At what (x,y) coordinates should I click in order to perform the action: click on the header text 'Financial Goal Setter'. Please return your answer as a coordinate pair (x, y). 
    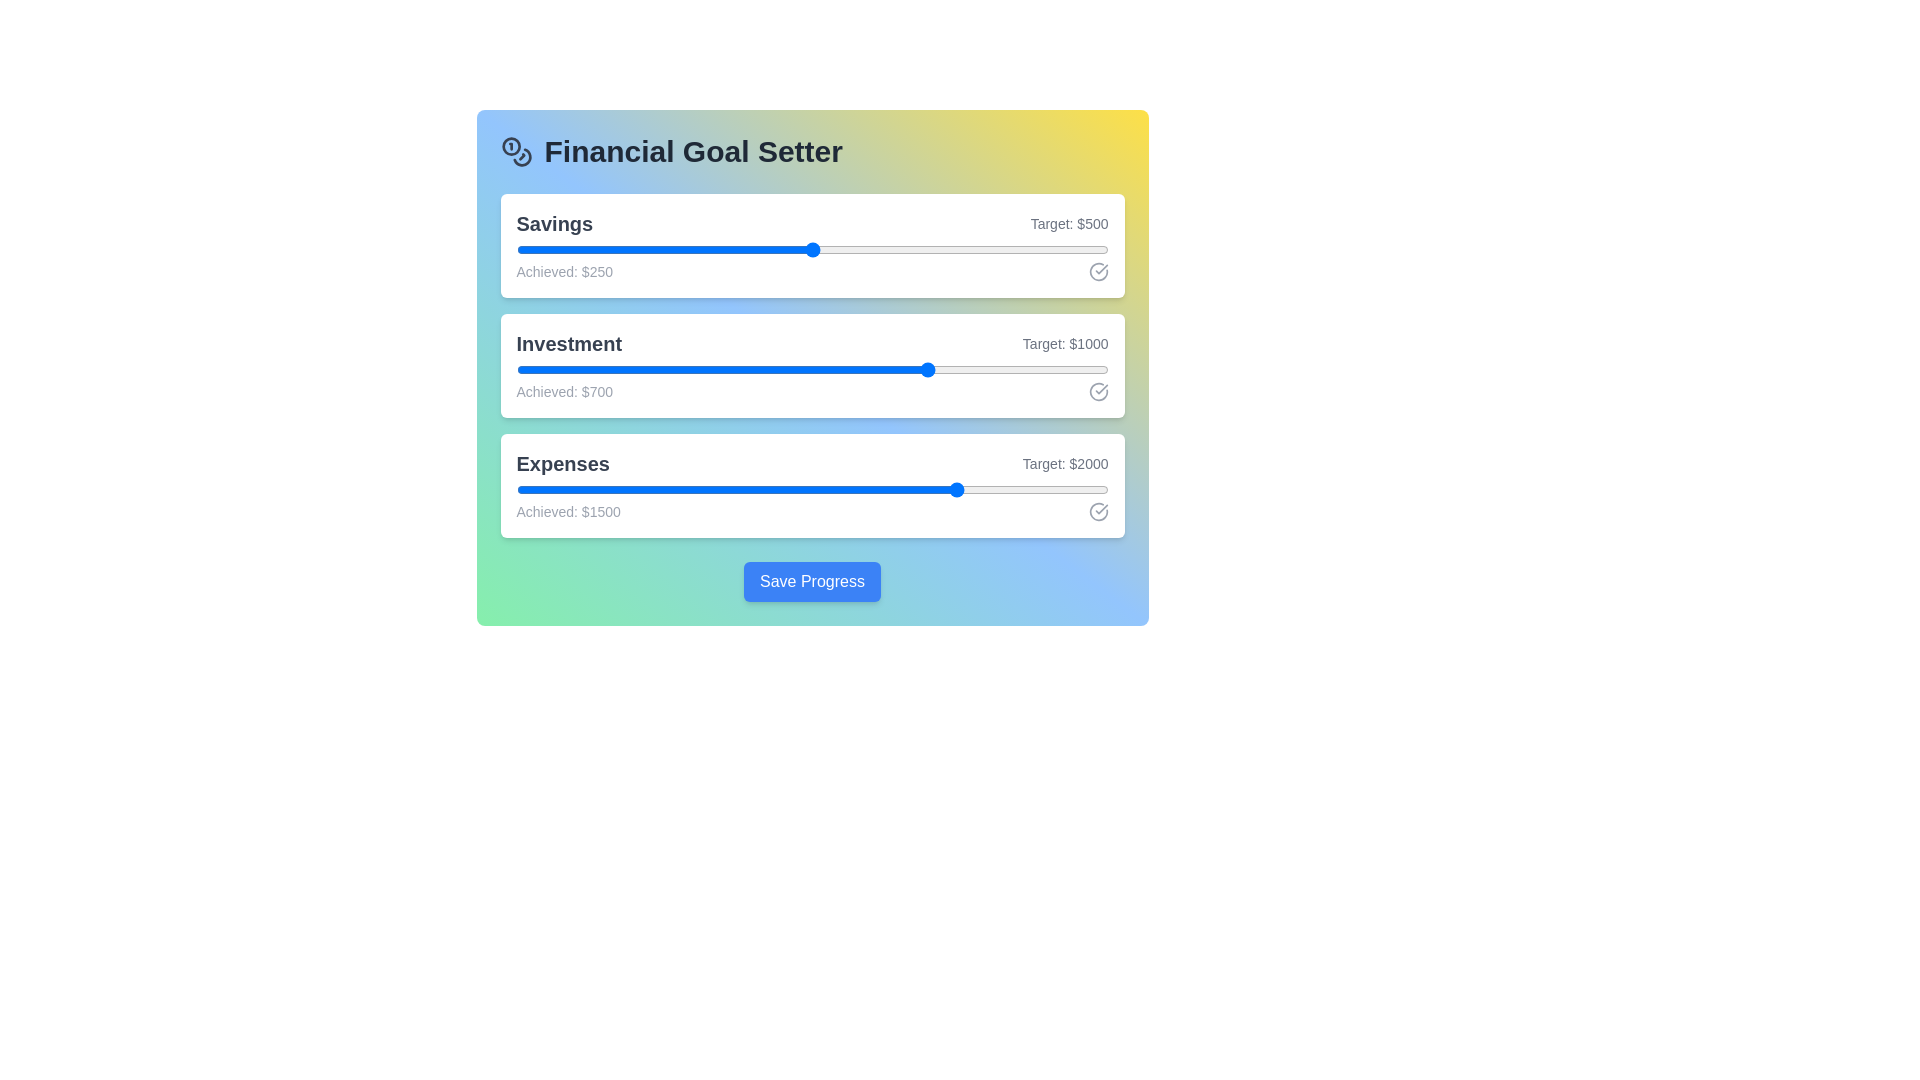
    Looking at the image, I should click on (812, 150).